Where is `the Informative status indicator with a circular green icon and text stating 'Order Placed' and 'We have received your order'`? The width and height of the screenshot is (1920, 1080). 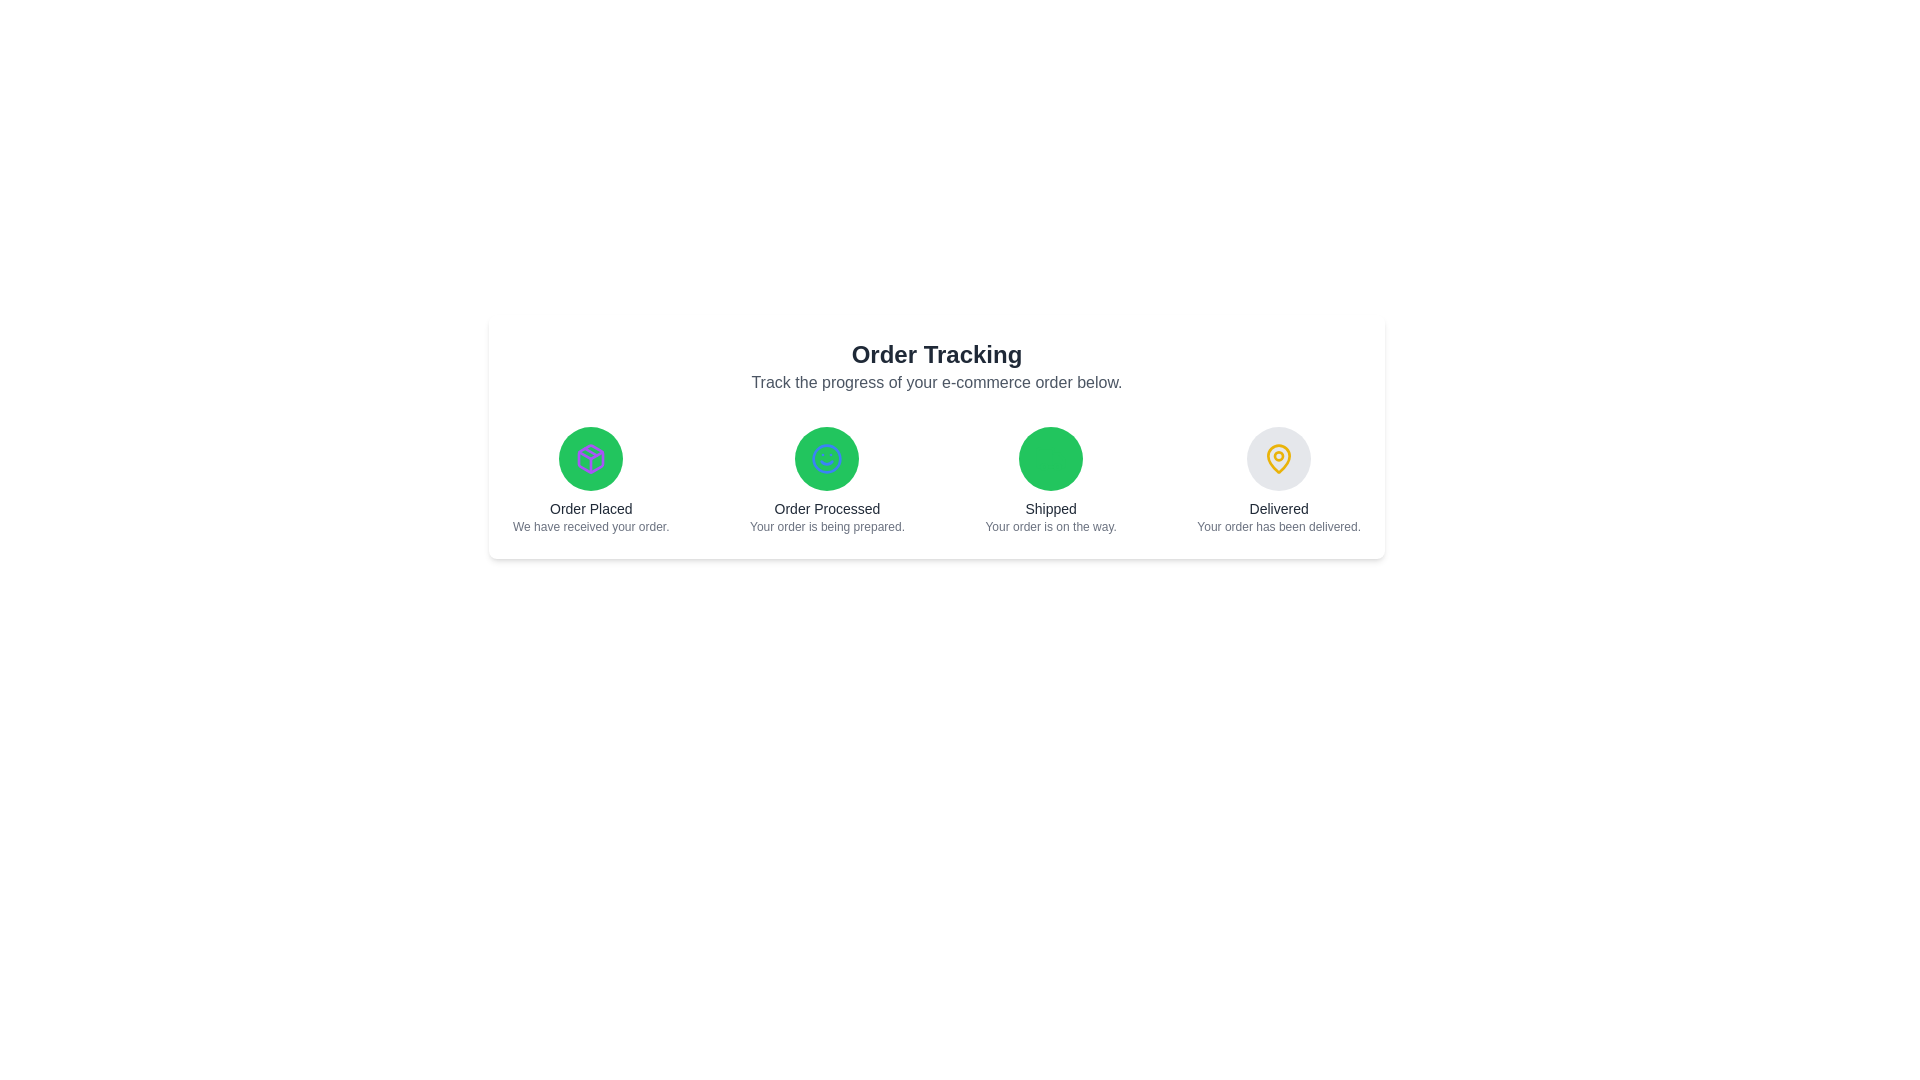 the Informative status indicator with a circular green icon and text stating 'Order Placed' and 'We have received your order' is located at coordinates (590, 481).